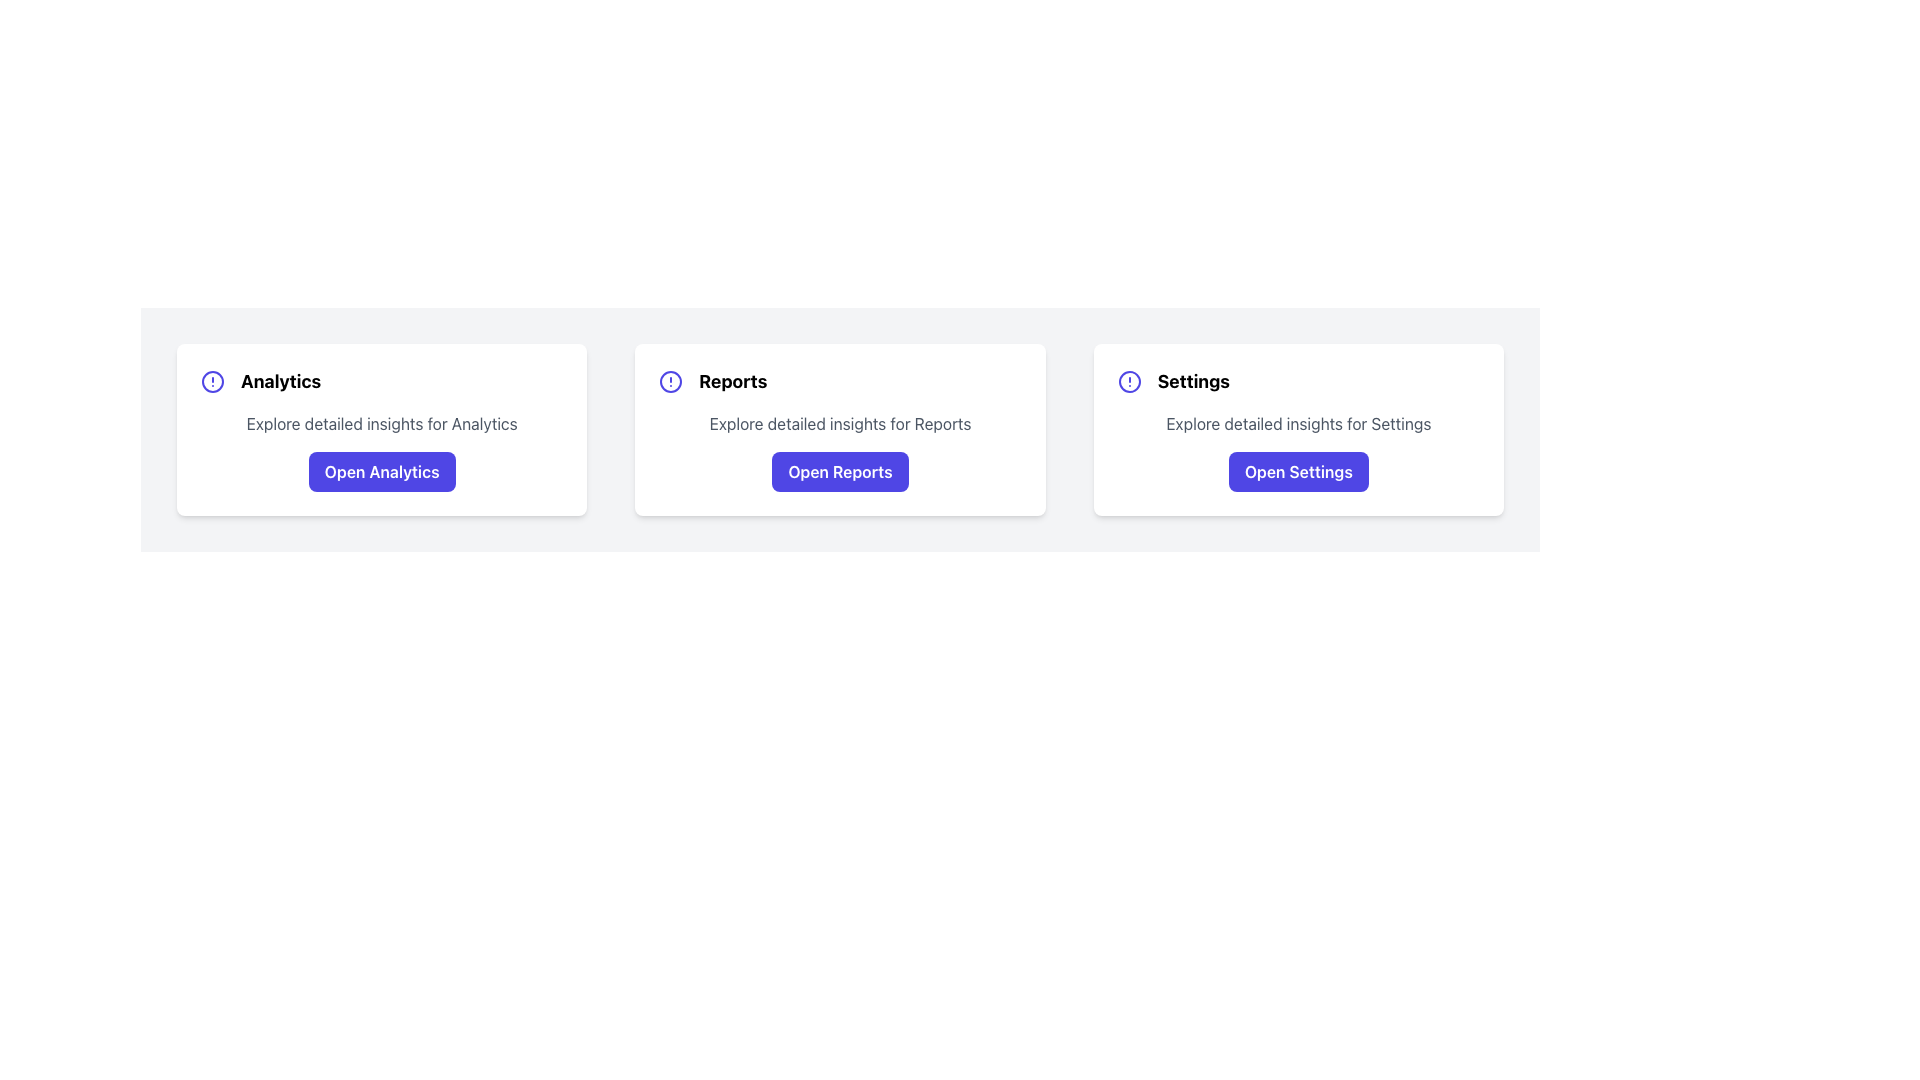  What do you see at coordinates (1129, 381) in the screenshot?
I see `the notification icon located in the top-left corner of the 'Settings' card, which serves as an alert indicator` at bounding box center [1129, 381].